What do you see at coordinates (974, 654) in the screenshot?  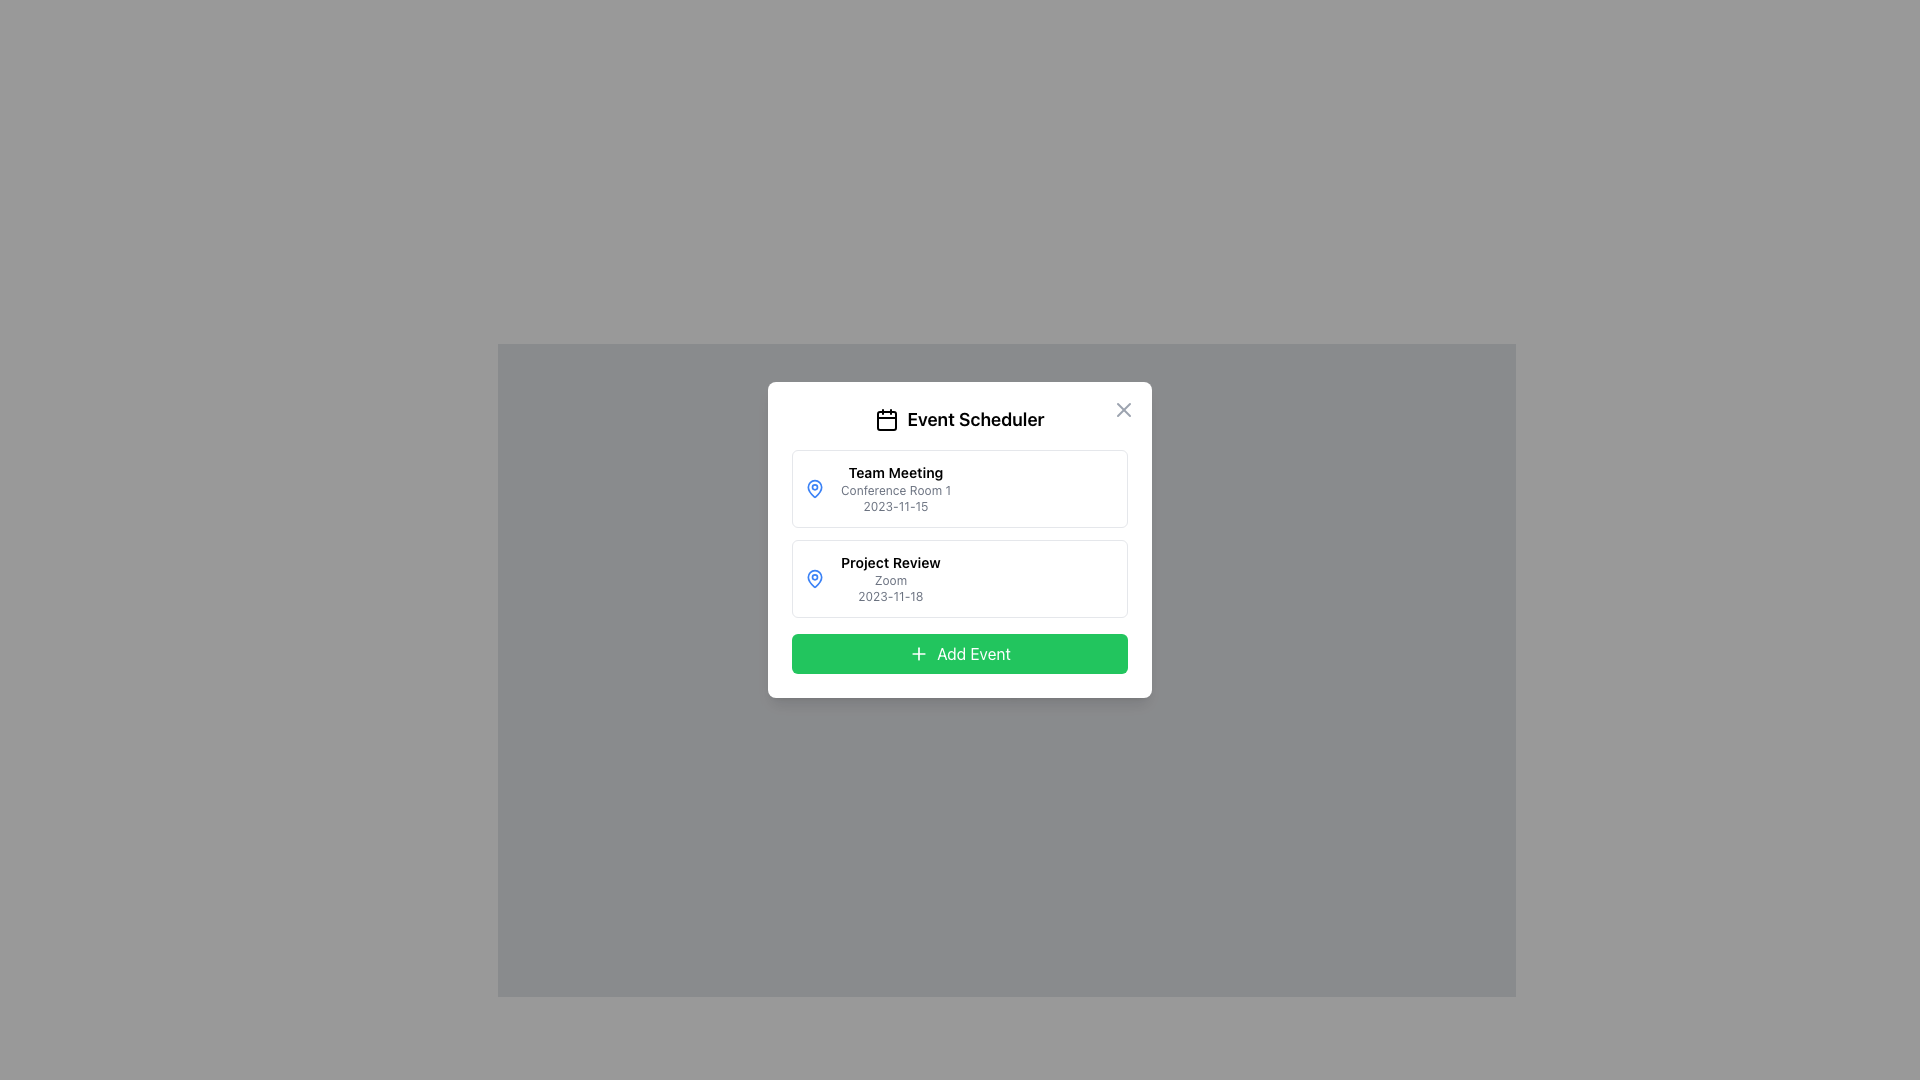 I see `the 'Add Event' button which is styled with white font on a green background and located at the bottom of the modal interface` at bounding box center [974, 654].